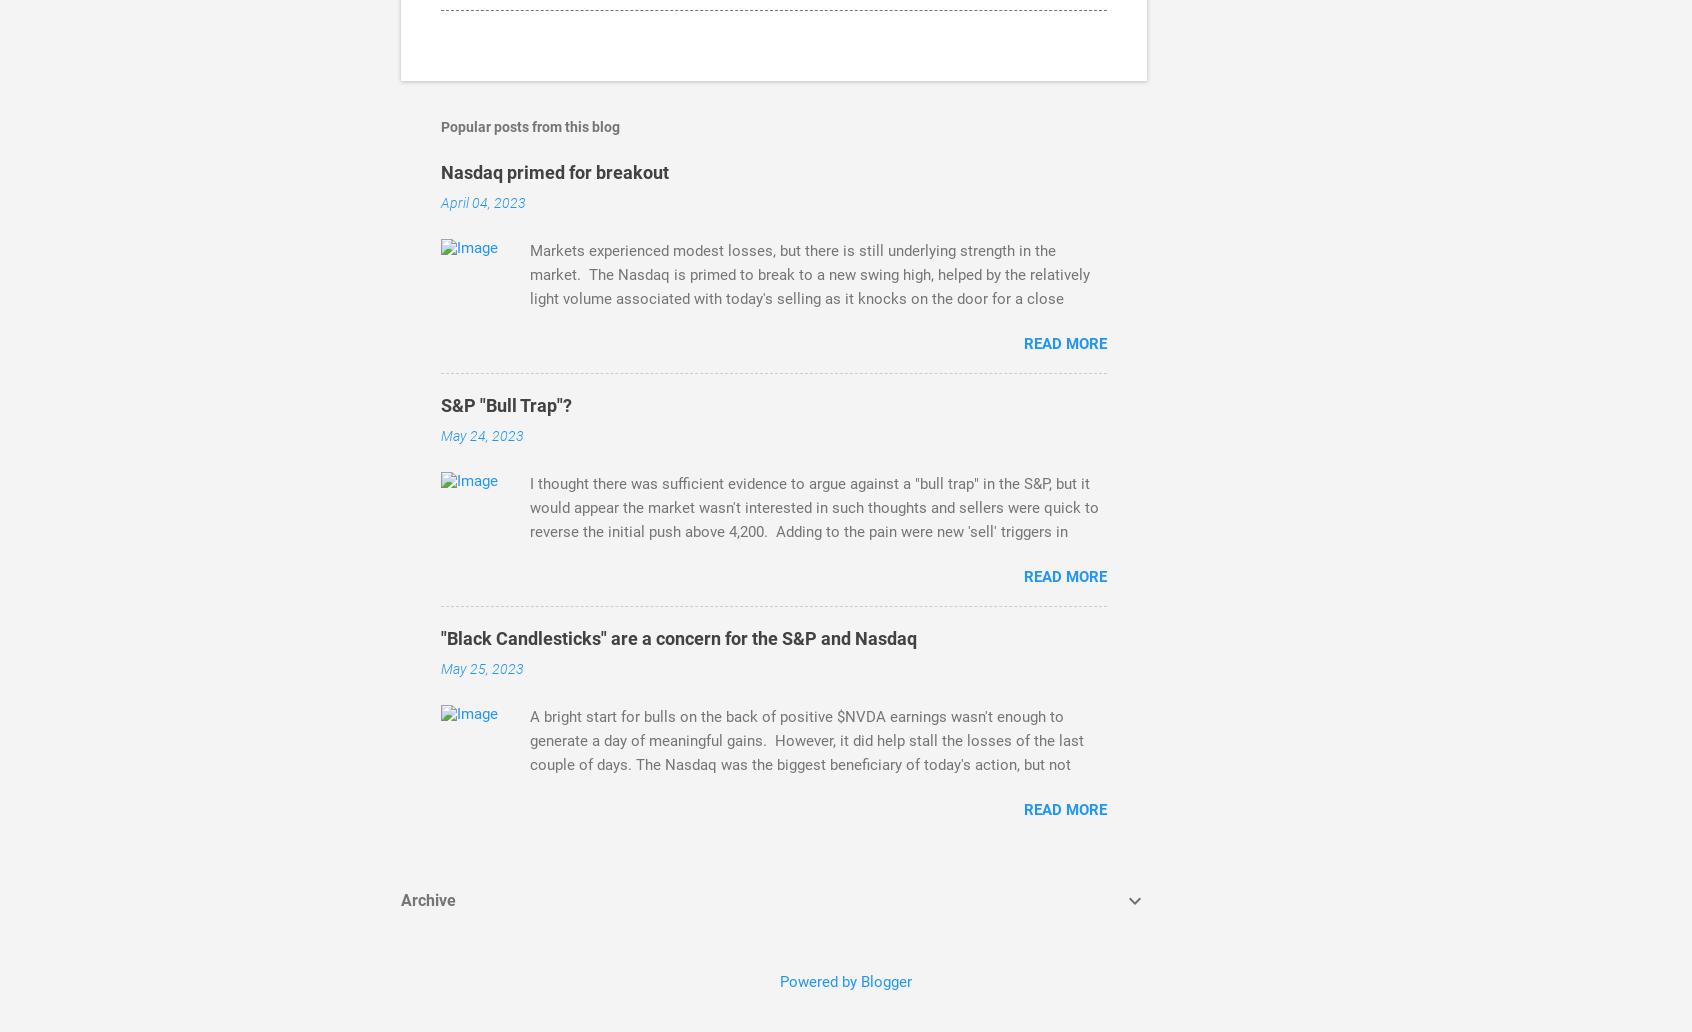  I want to click on 'A bright start for bulls on the back of positive $NVDA earnings wasn't enough to generate a day of meaningful gains.  However, it did help stall the losses of the last couple of days. The Nasdaq was the biggest beneficiary of today's action, but not enough to see an end-of-day finish that cleared last week's swing high, nor delivery of a large white candlestick, despite the morning breakout gap.  Technicals are net bullish and relative performance against the S&P has become consistently stronger since the start of May.  While today's candlestick I would view as typically 'bearish', today's volume ranked as confirmed accumulation (bullish). Overall, I would be looking for higher prices from here.', so click(818, 813).